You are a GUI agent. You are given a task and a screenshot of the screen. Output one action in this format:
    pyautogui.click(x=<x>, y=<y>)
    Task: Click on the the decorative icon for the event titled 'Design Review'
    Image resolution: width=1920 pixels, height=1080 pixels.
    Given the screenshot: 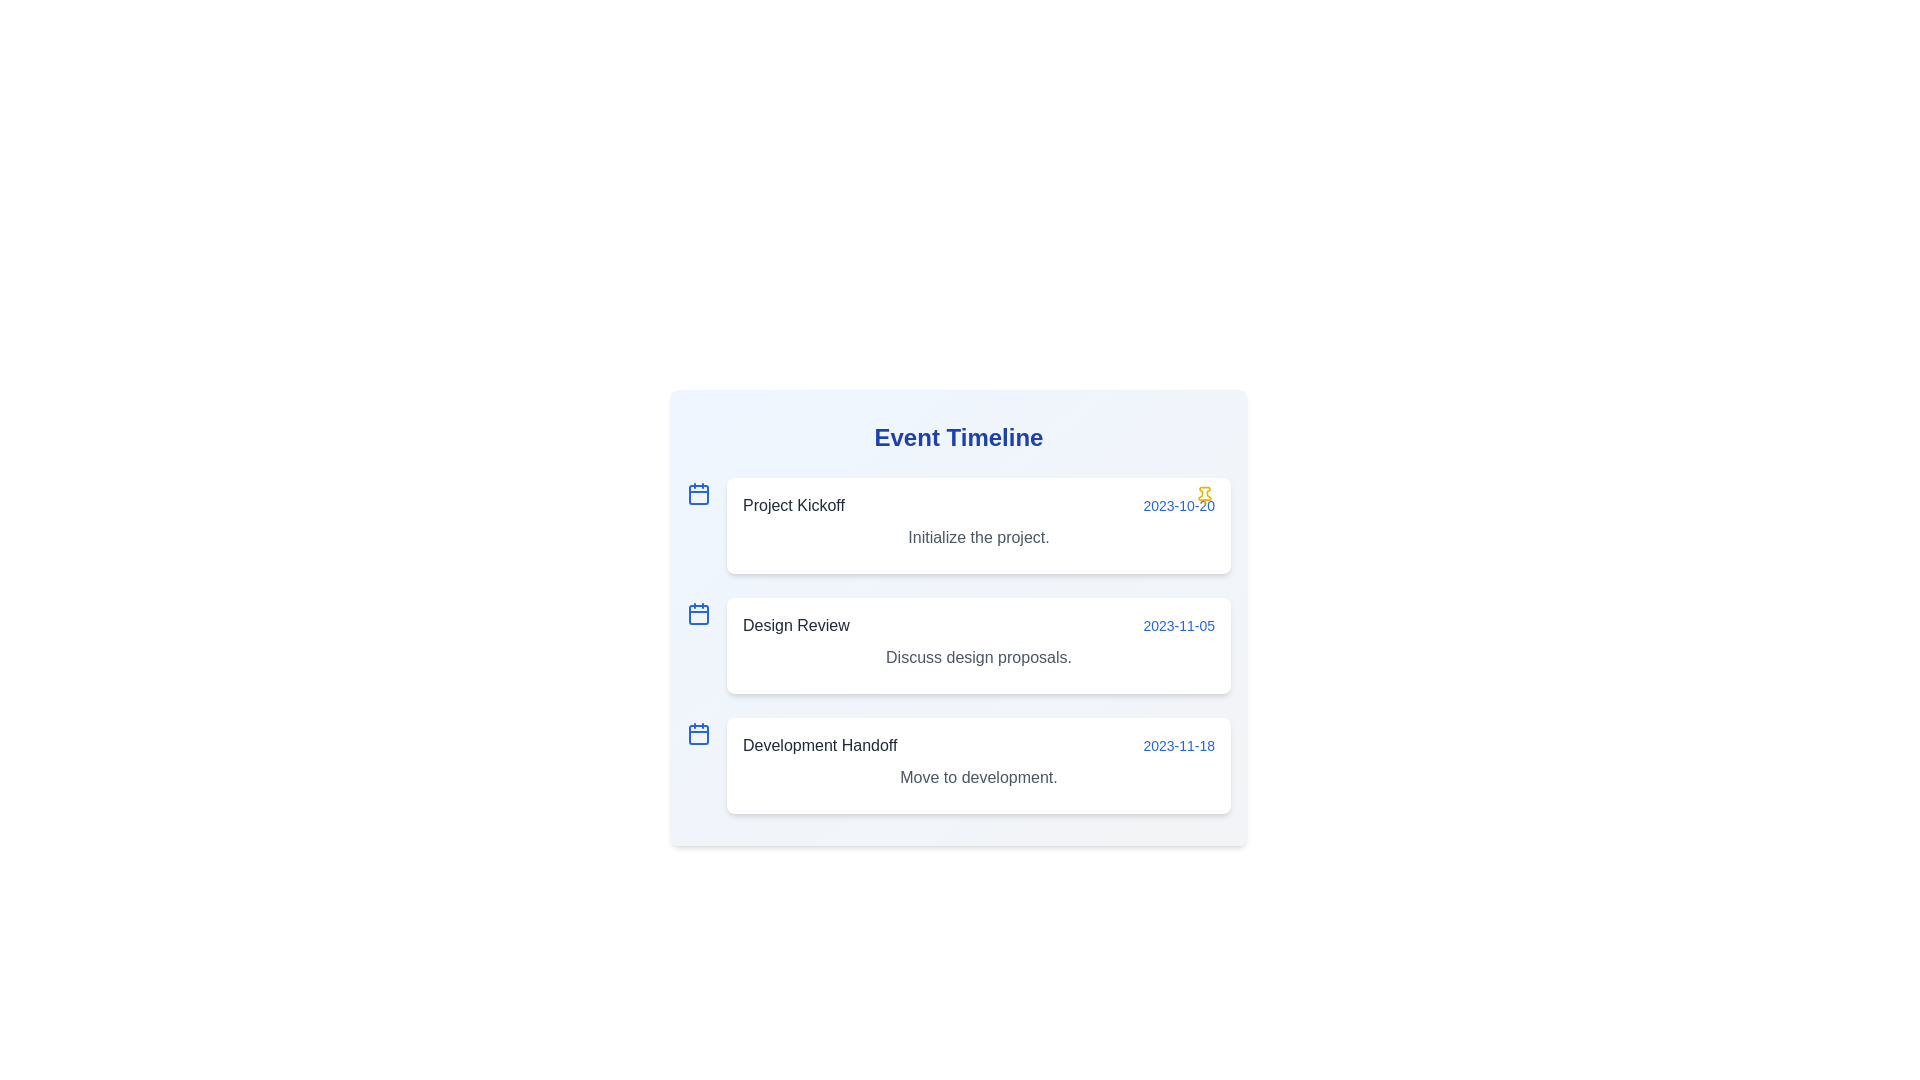 What is the action you would take?
    pyautogui.click(x=699, y=612)
    